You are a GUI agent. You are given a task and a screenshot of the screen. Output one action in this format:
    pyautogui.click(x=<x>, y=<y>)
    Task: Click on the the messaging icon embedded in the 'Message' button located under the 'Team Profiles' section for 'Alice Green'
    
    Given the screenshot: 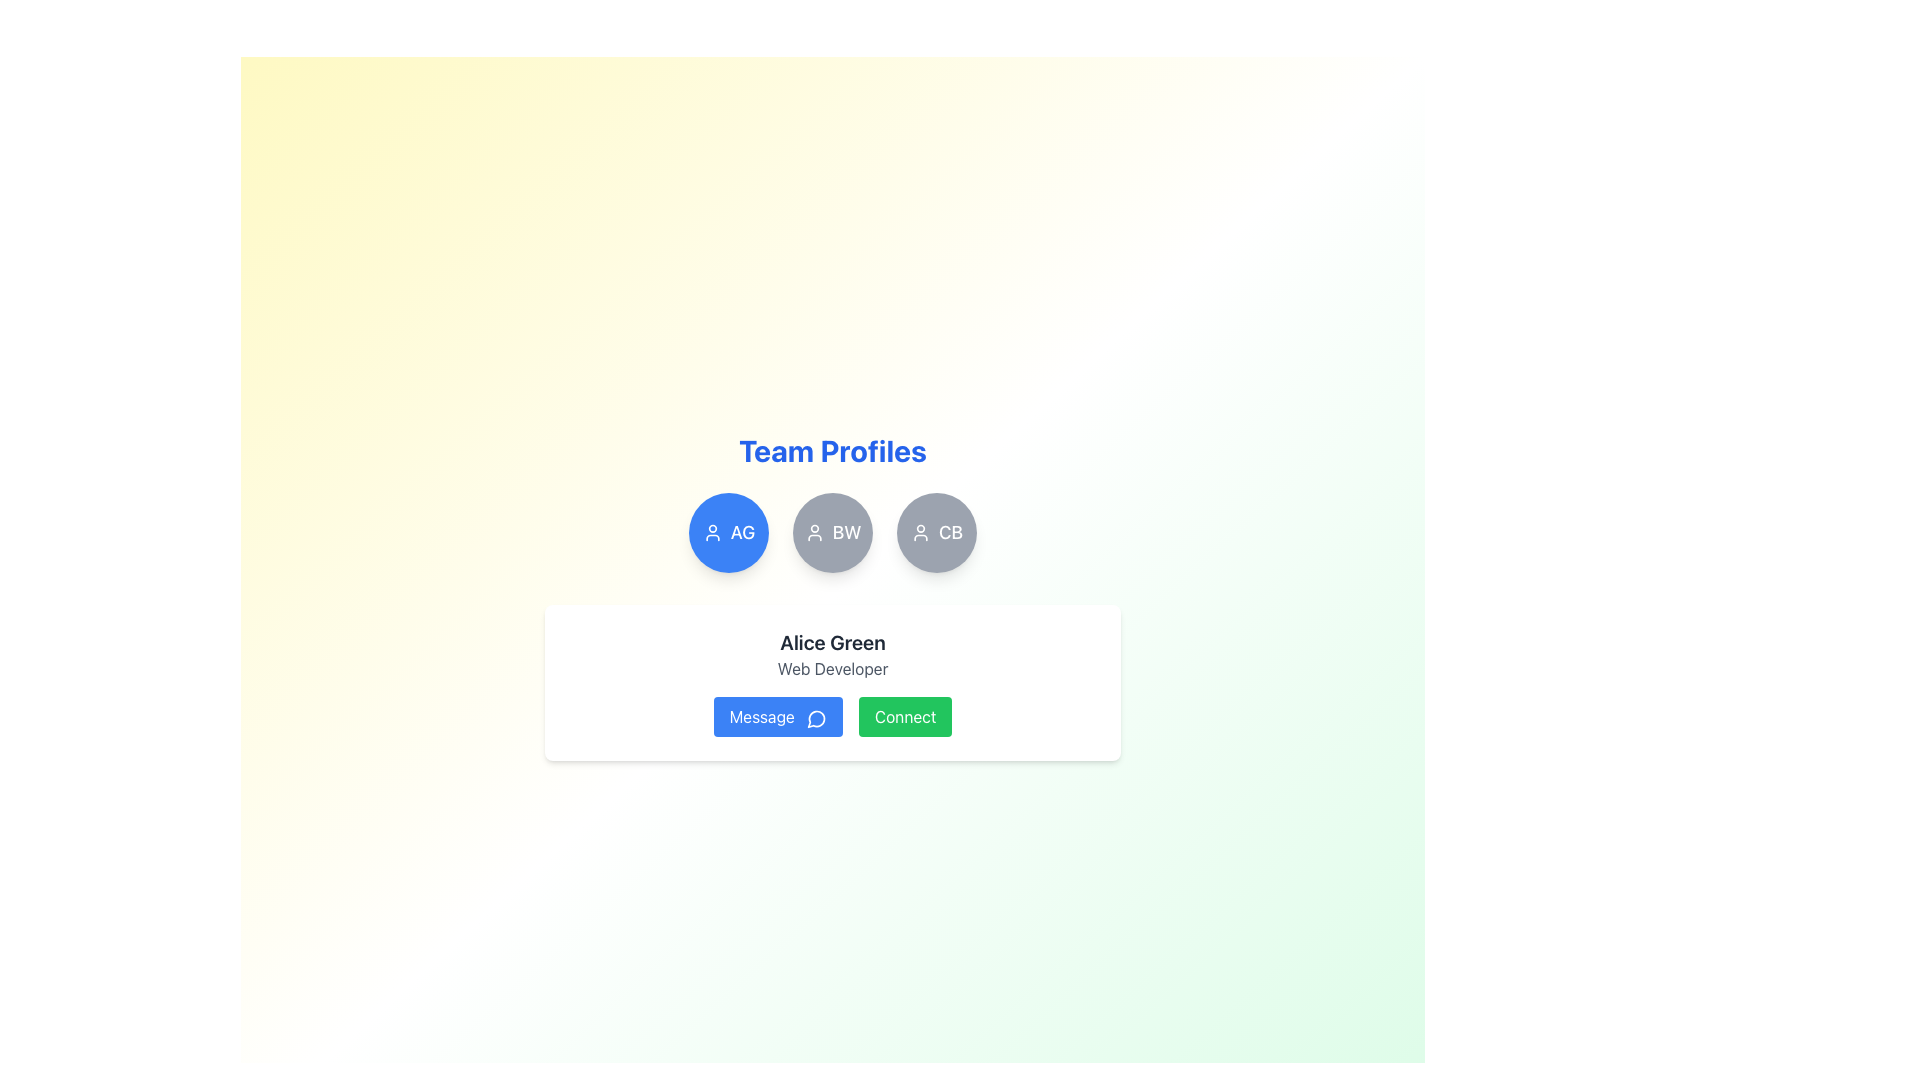 What is the action you would take?
    pyautogui.click(x=816, y=718)
    